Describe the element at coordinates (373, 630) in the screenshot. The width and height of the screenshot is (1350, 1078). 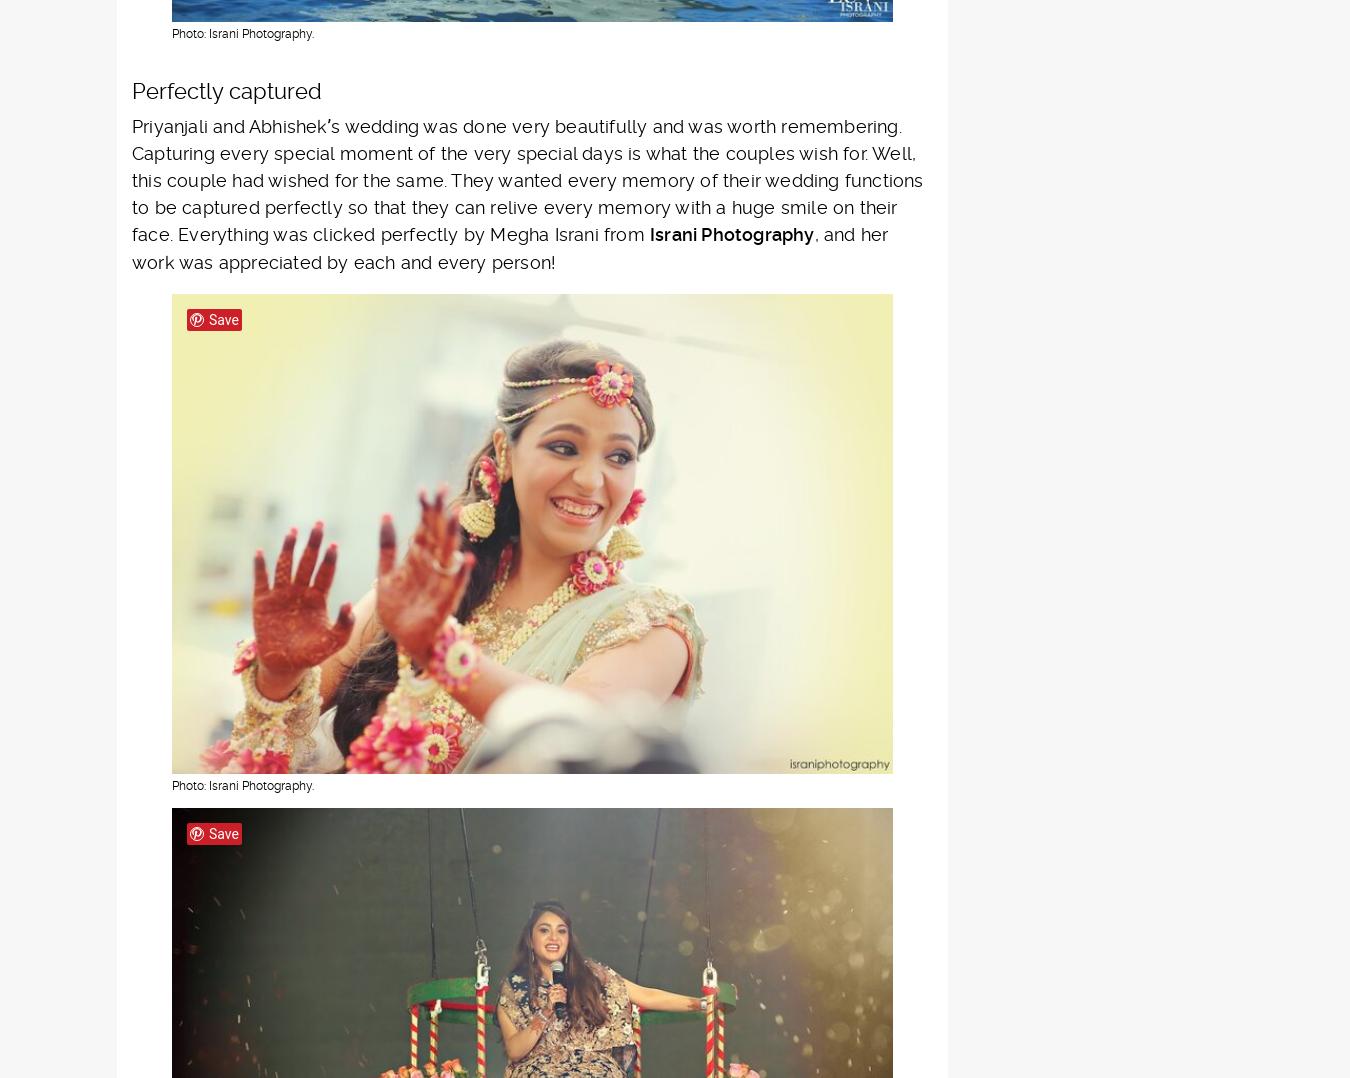
I see `'Visit our Facebook'` at that location.